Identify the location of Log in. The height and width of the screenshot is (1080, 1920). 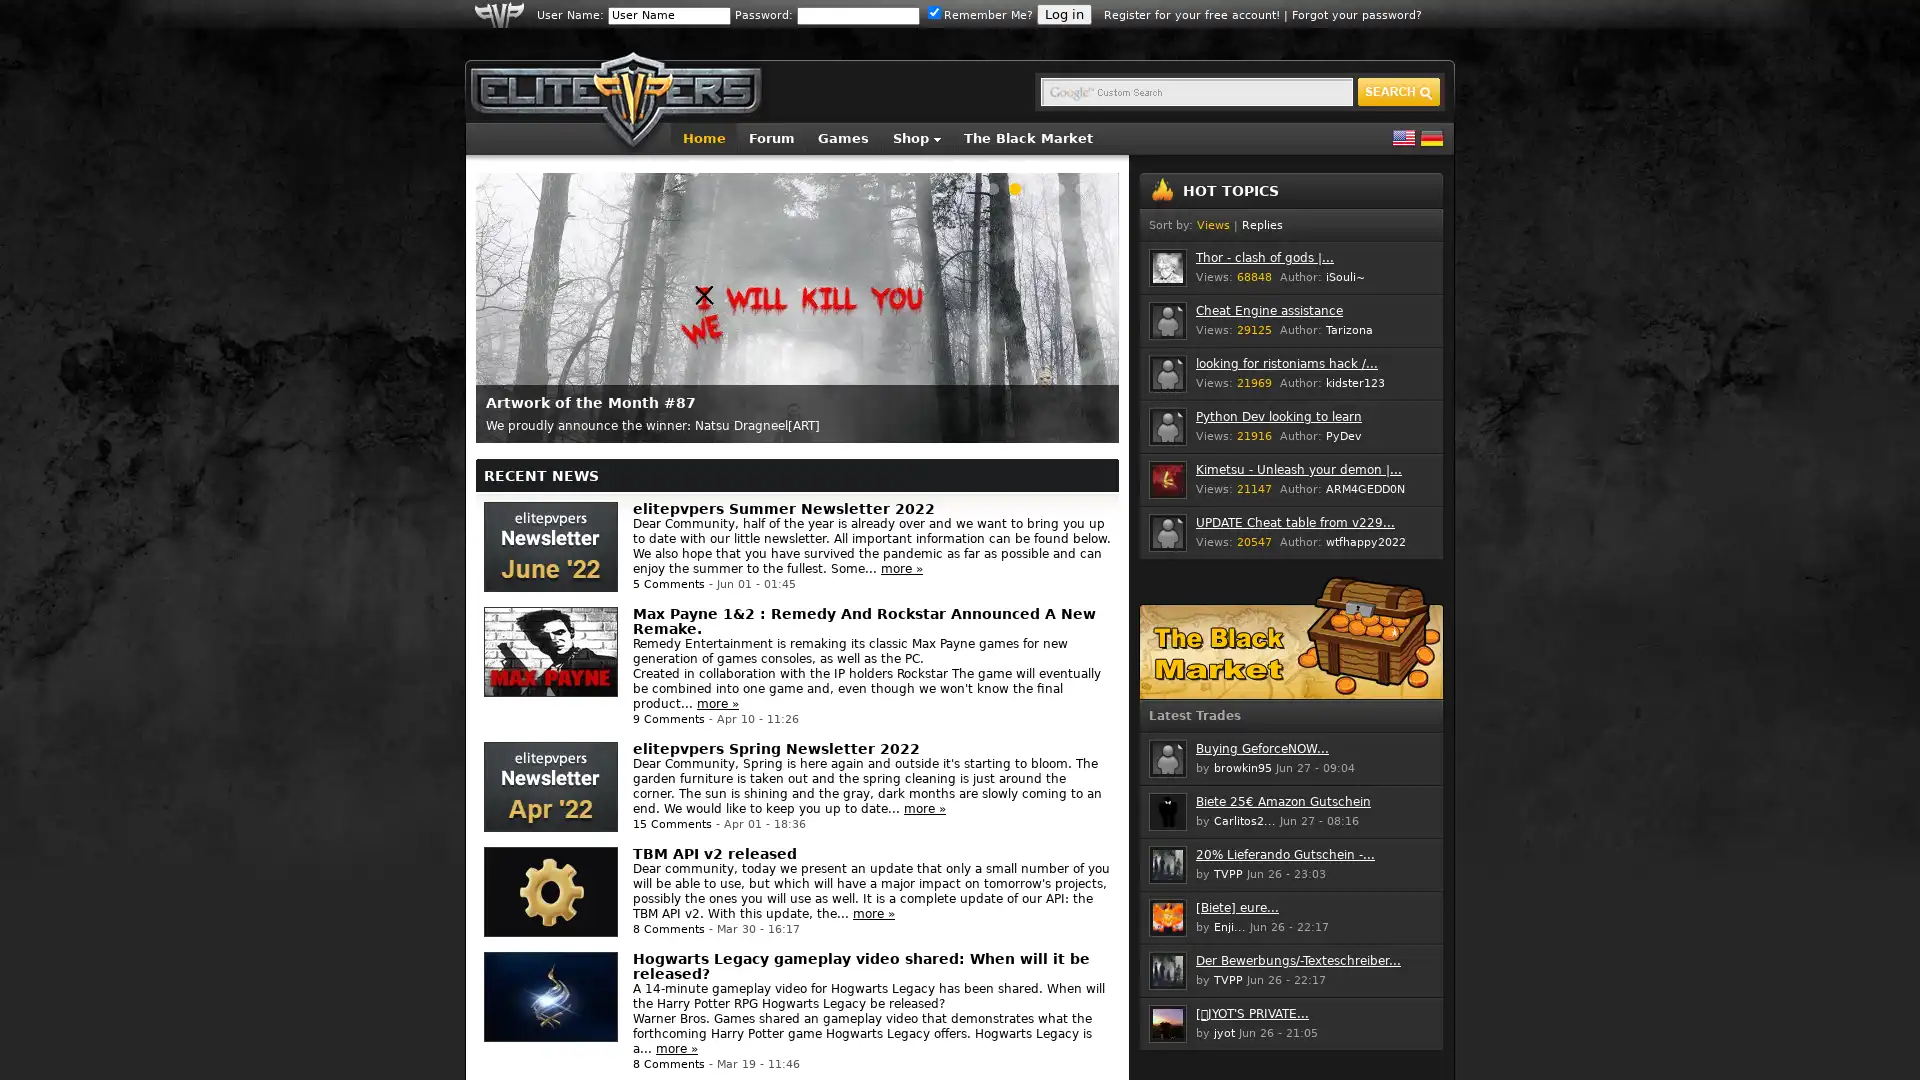
(1063, 14).